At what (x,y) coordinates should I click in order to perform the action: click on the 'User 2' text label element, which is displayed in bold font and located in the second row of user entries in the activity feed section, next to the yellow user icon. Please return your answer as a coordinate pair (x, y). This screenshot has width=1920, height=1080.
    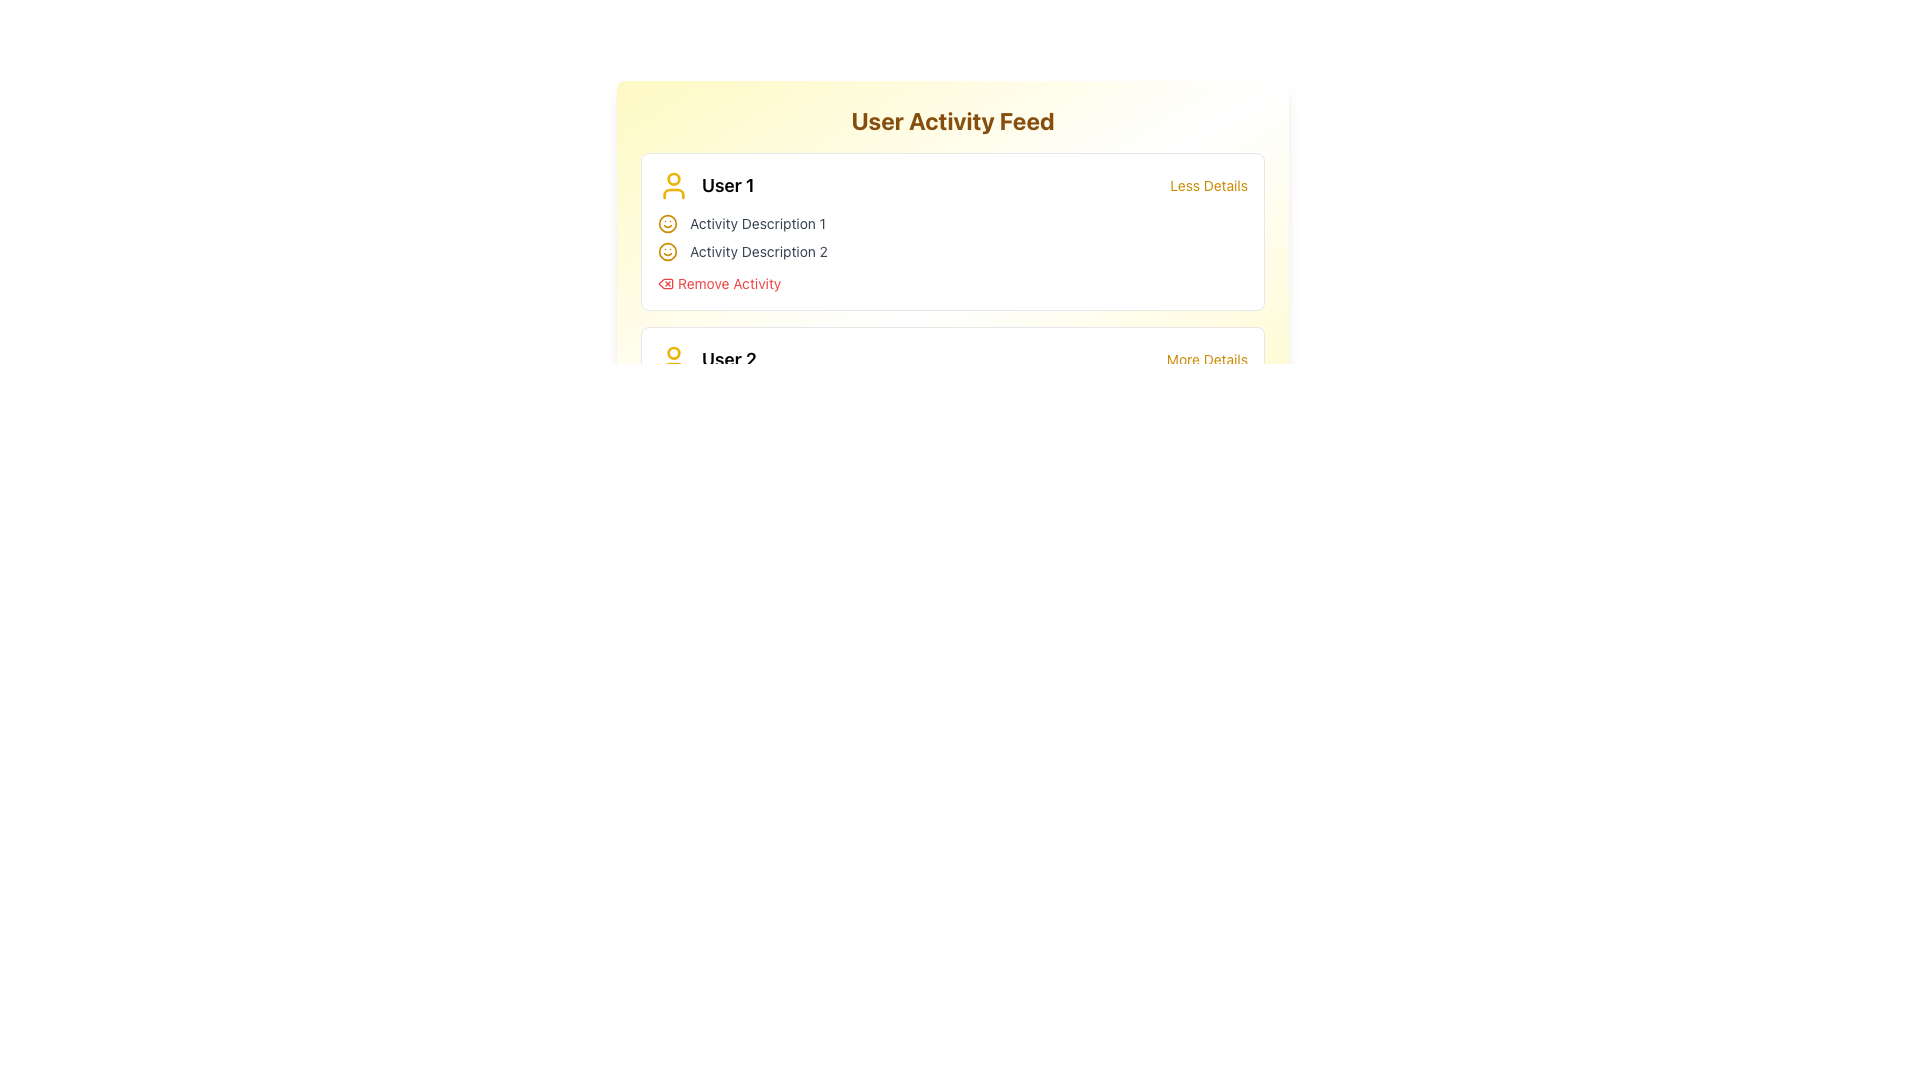
    Looking at the image, I should click on (728, 358).